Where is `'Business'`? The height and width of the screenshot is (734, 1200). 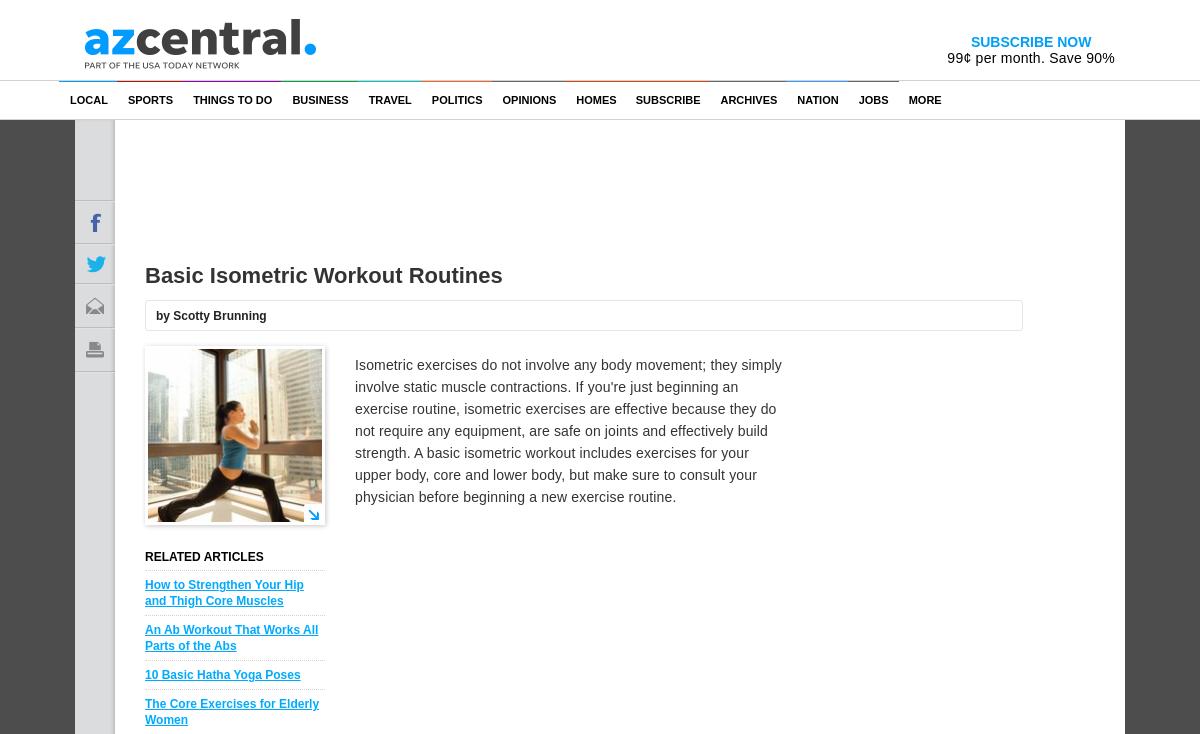
'Business' is located at coordinates (320, 99).